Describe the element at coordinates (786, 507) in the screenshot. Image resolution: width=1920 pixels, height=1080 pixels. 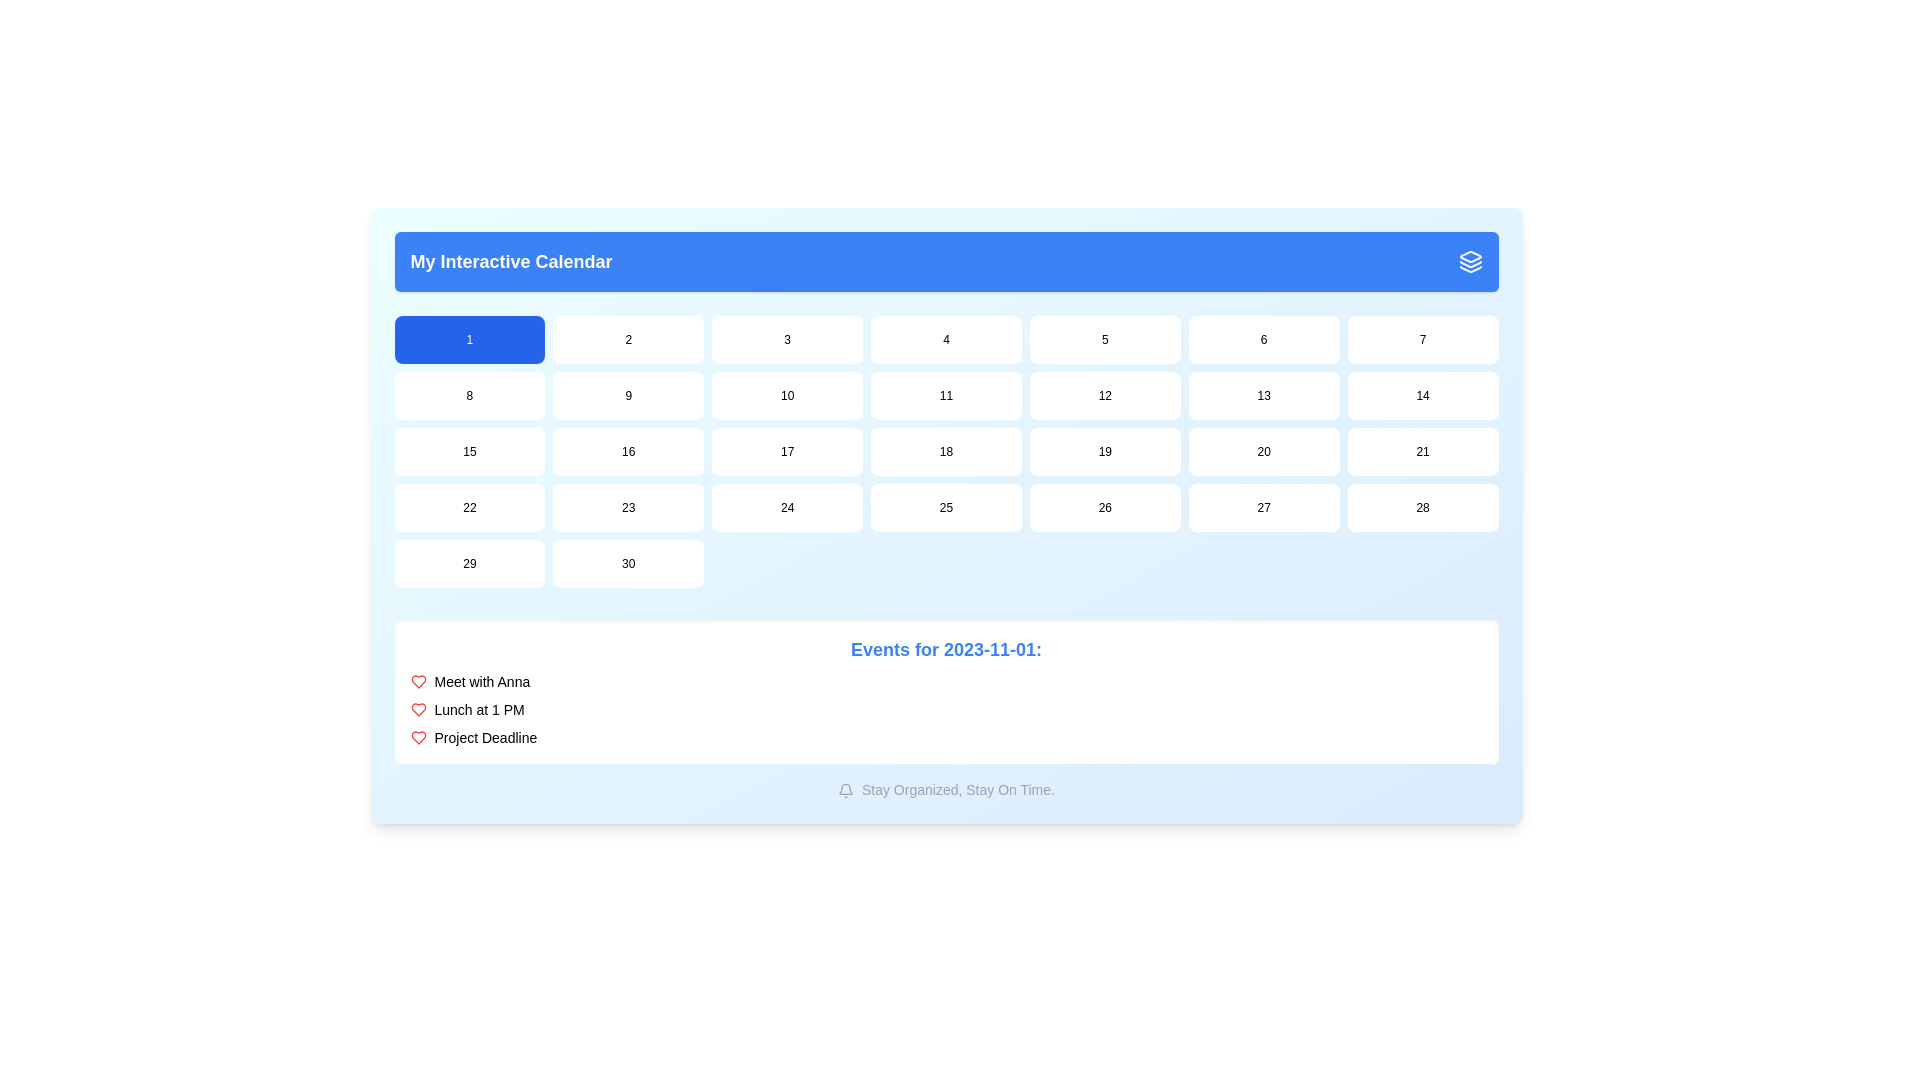
I see `the button labeled '24' in the calendar grid` at that location.